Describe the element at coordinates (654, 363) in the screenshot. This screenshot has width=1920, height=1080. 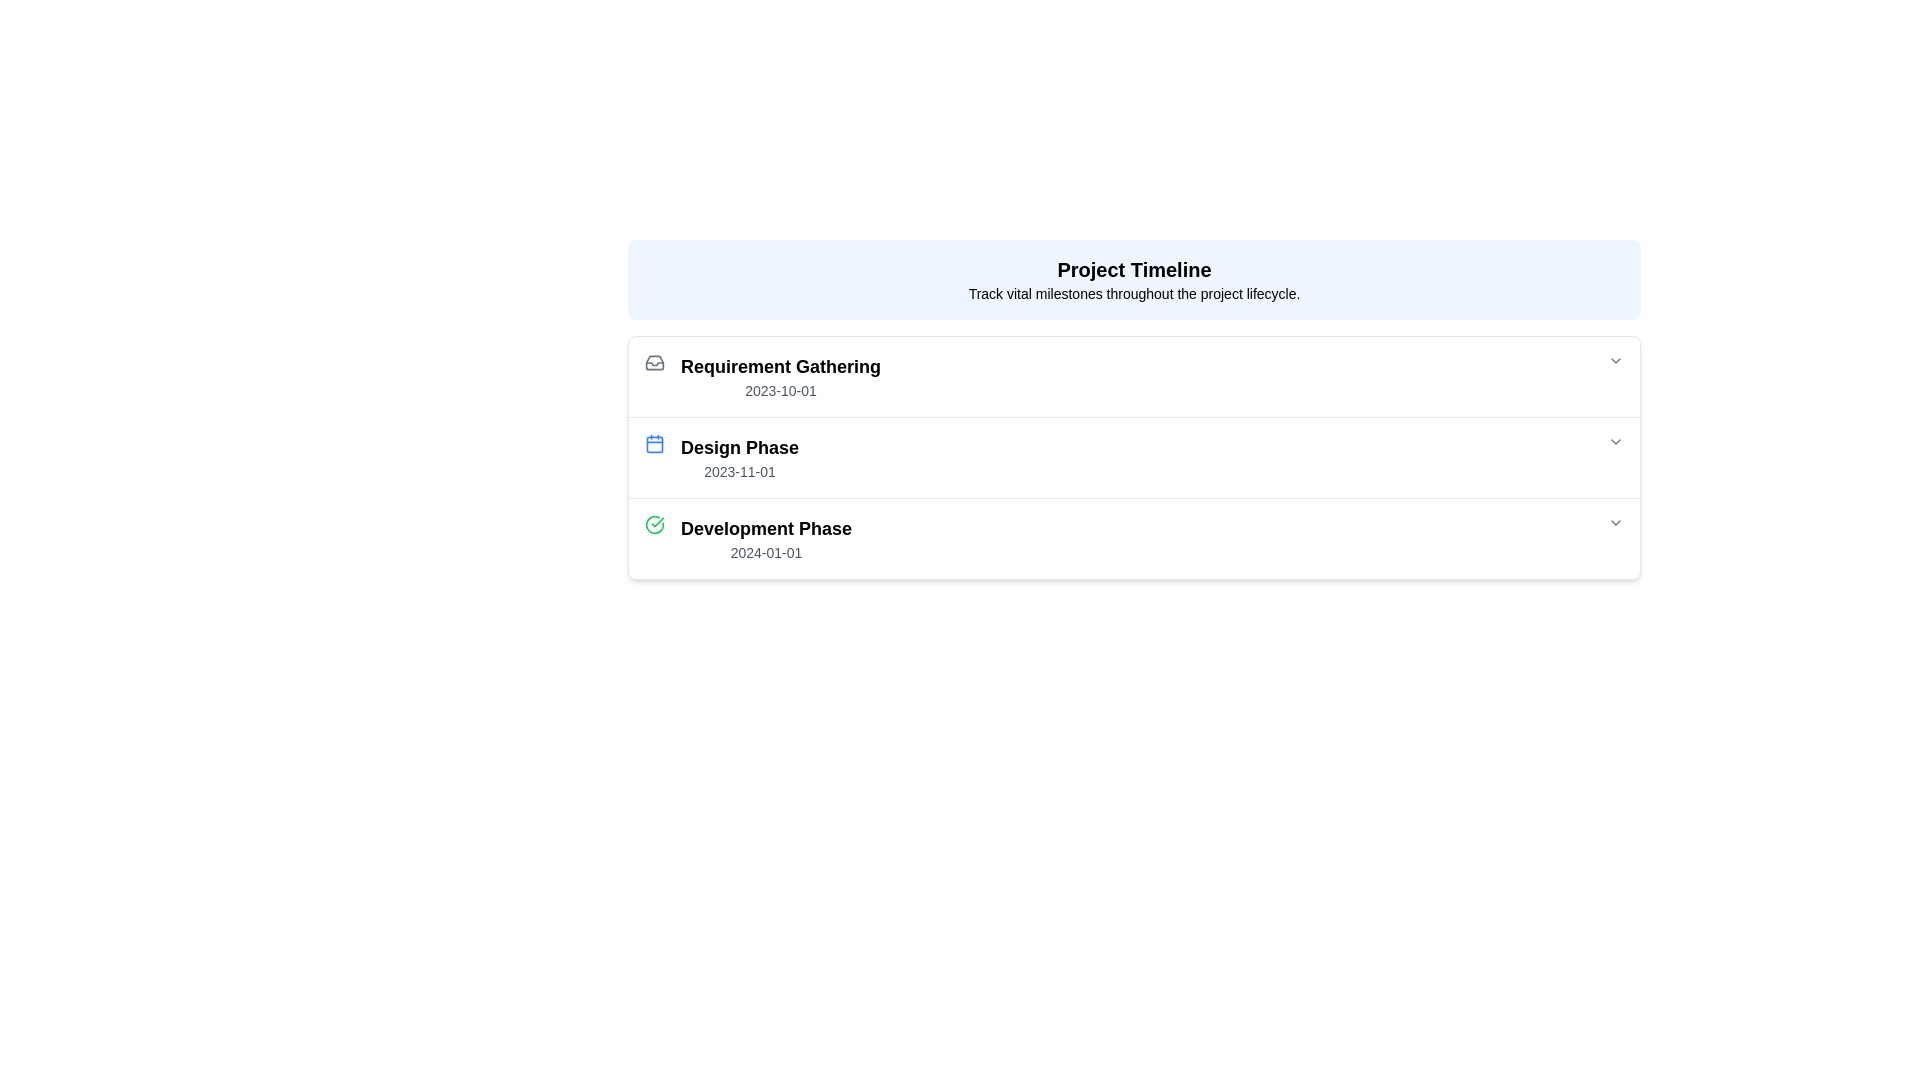
I see `the gray polygon element inside the SVG icon, situated towards the lower section next to the 'Requirement Gathering' text` at that location.